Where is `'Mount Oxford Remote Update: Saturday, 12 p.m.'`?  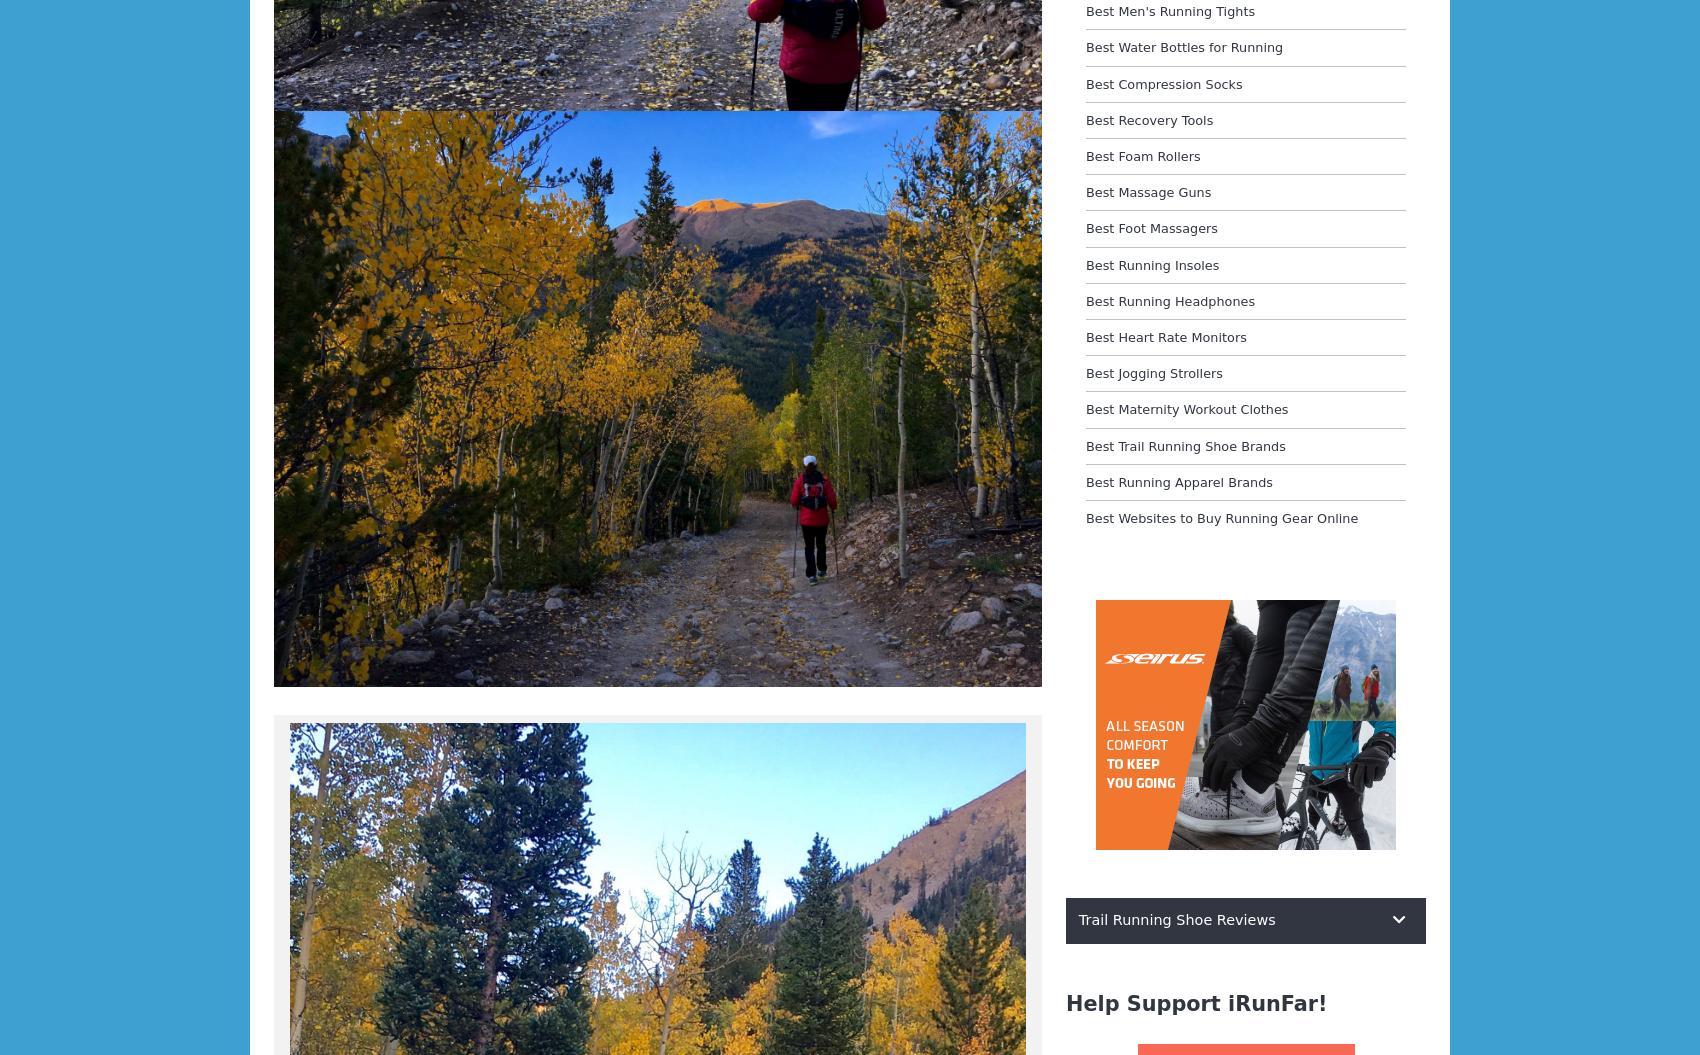
'Mount Oxford Remote Update: Saturday, 12 p.m.' is located at coordinates (290, 316).